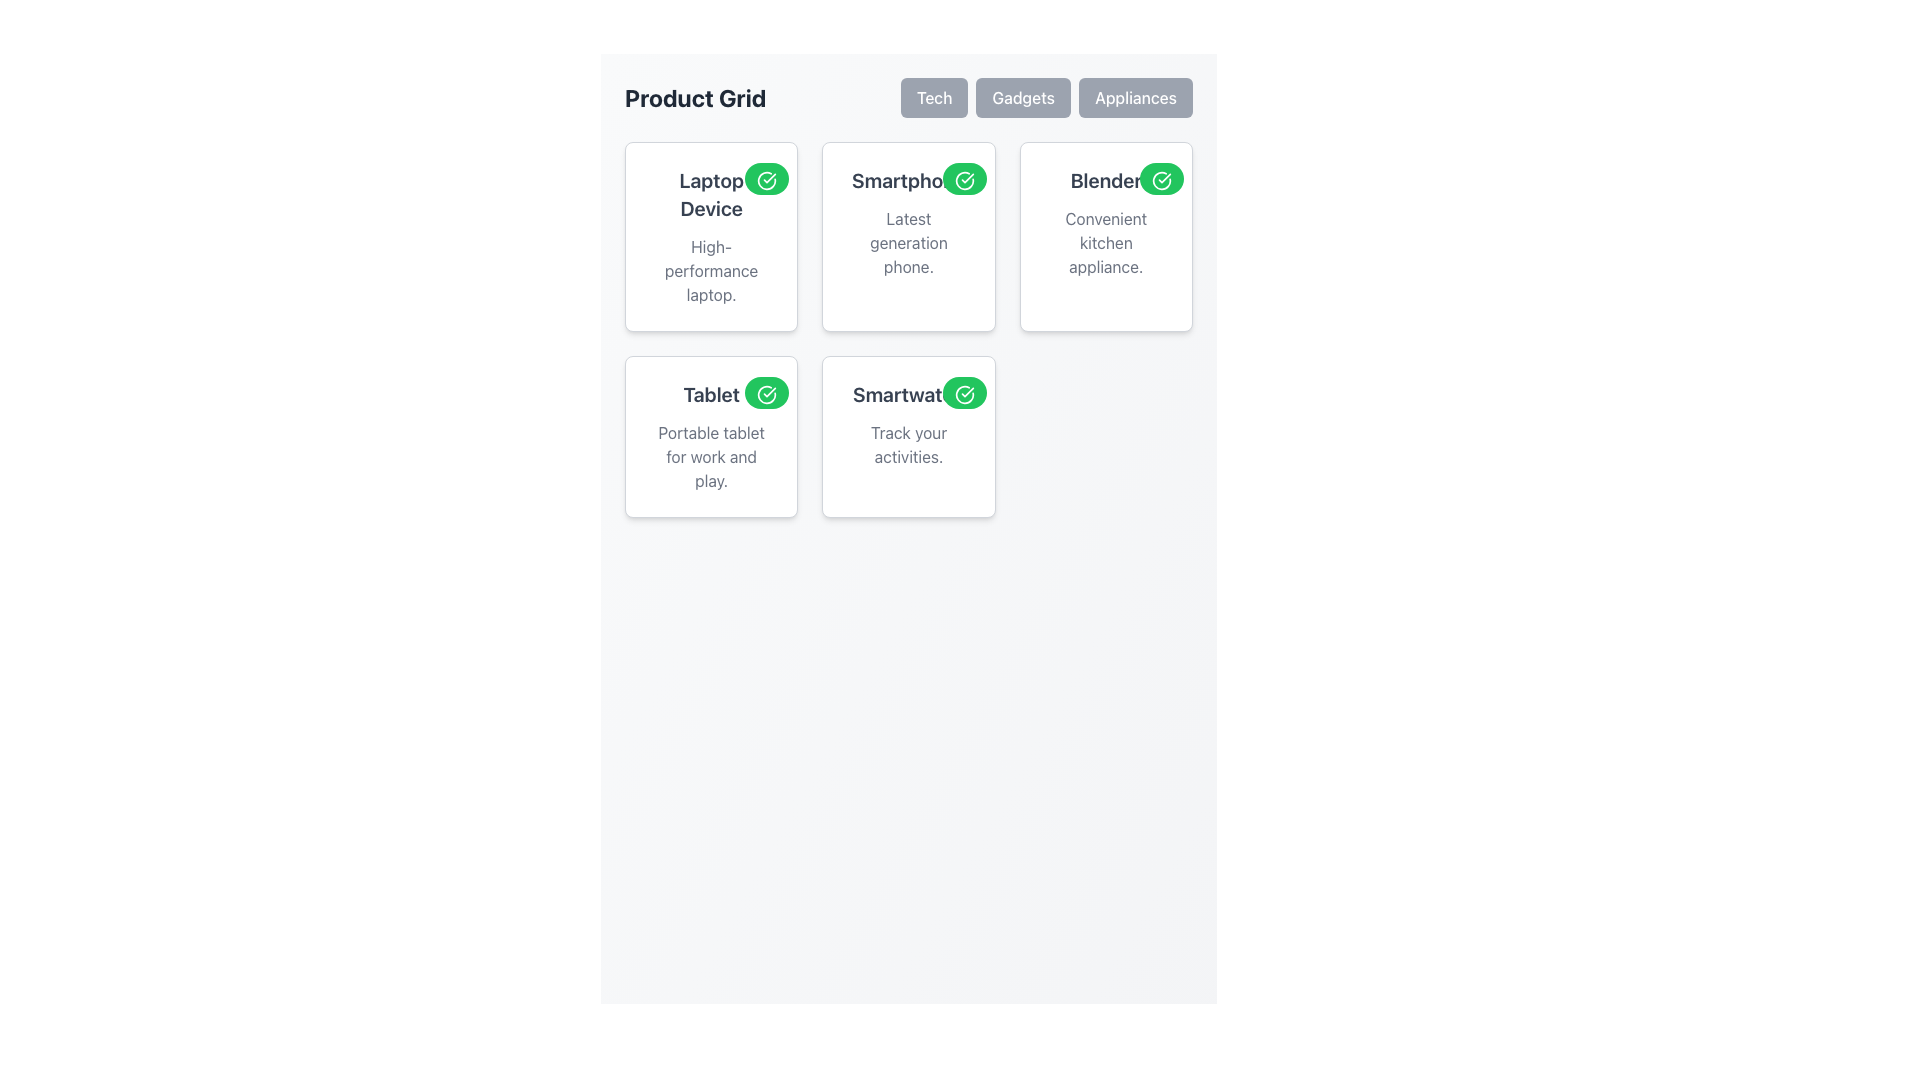 The image size is (1920, 1080). What do you see at coordinates (964, 393) in the screenshot?
I see `the confirmation button in the top-right corner of the 'Smartwatch' card` at bounding box center [964, 393].